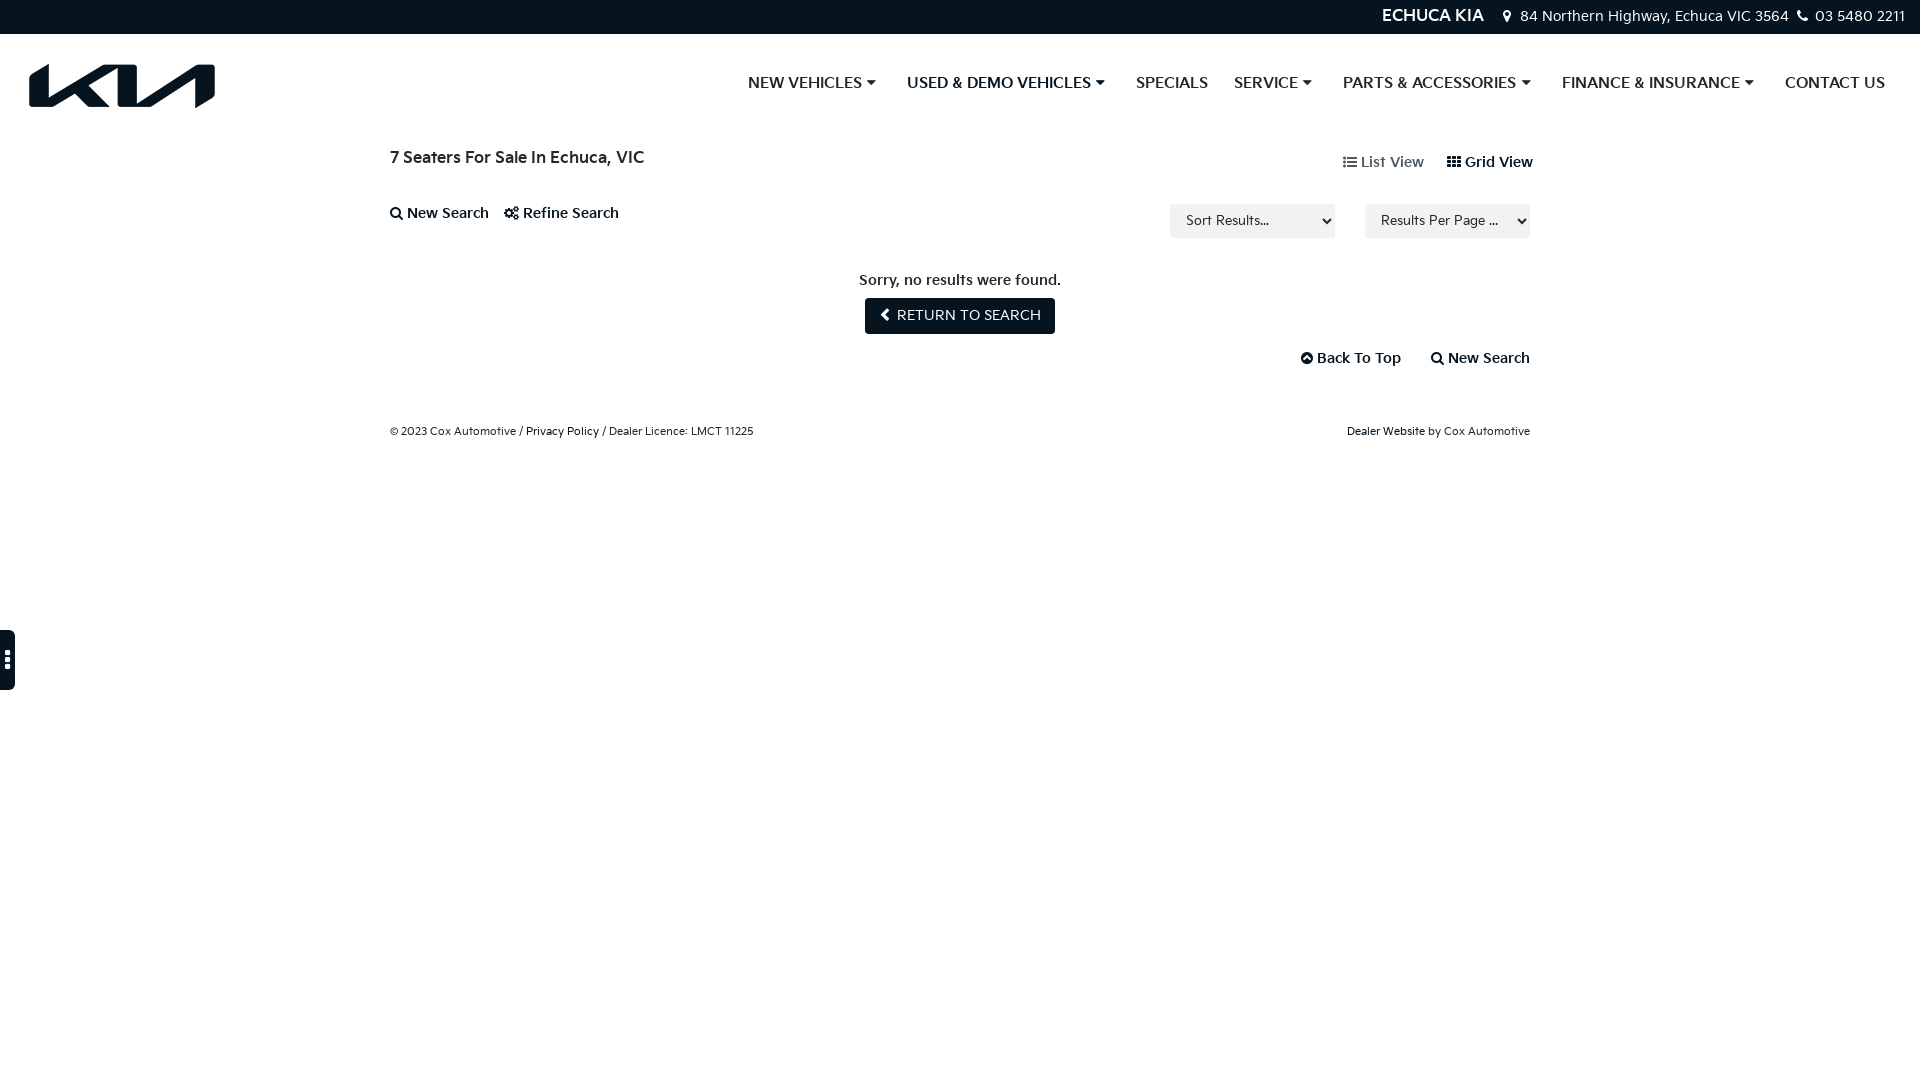  I want to click on 'New Search', so click(1473, 357).